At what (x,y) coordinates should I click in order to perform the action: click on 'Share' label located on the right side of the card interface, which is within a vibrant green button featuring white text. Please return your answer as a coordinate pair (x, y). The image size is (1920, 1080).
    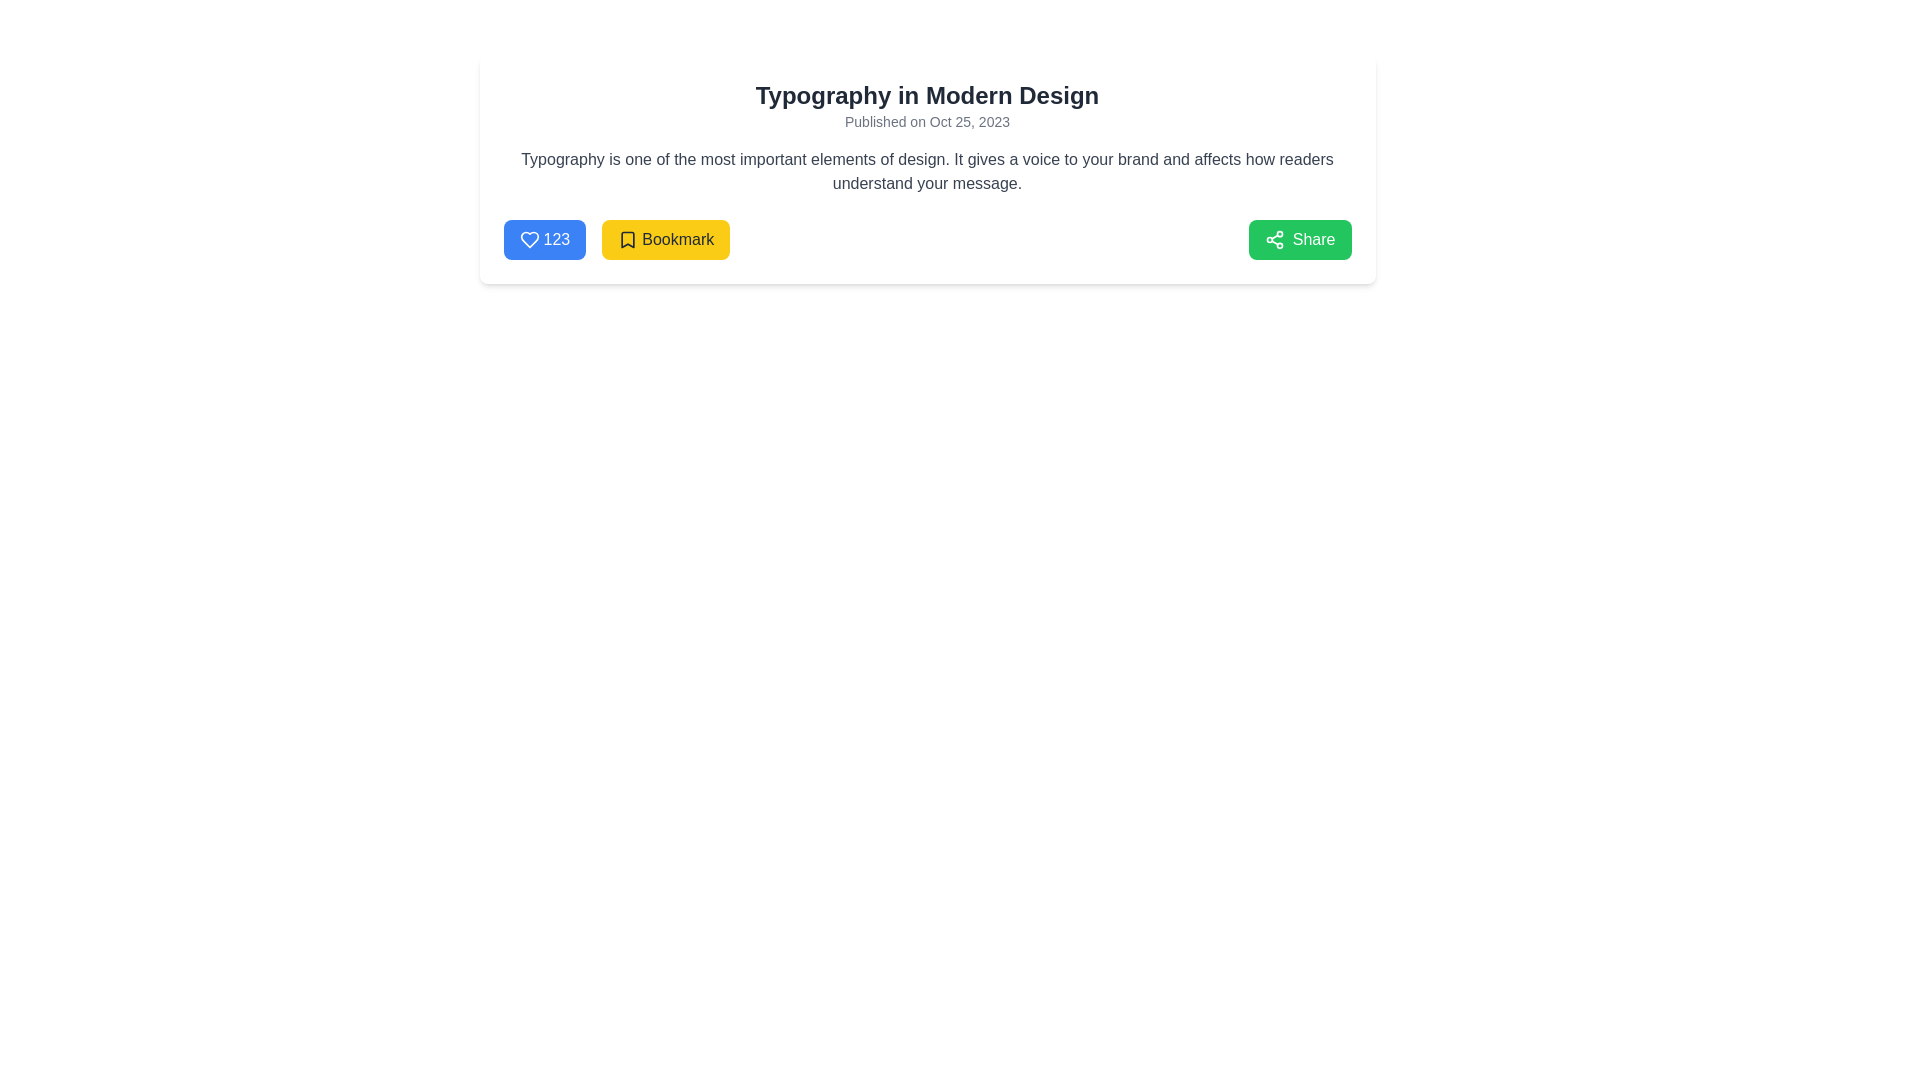
    Looking at the image, I should click on (1314, 238).